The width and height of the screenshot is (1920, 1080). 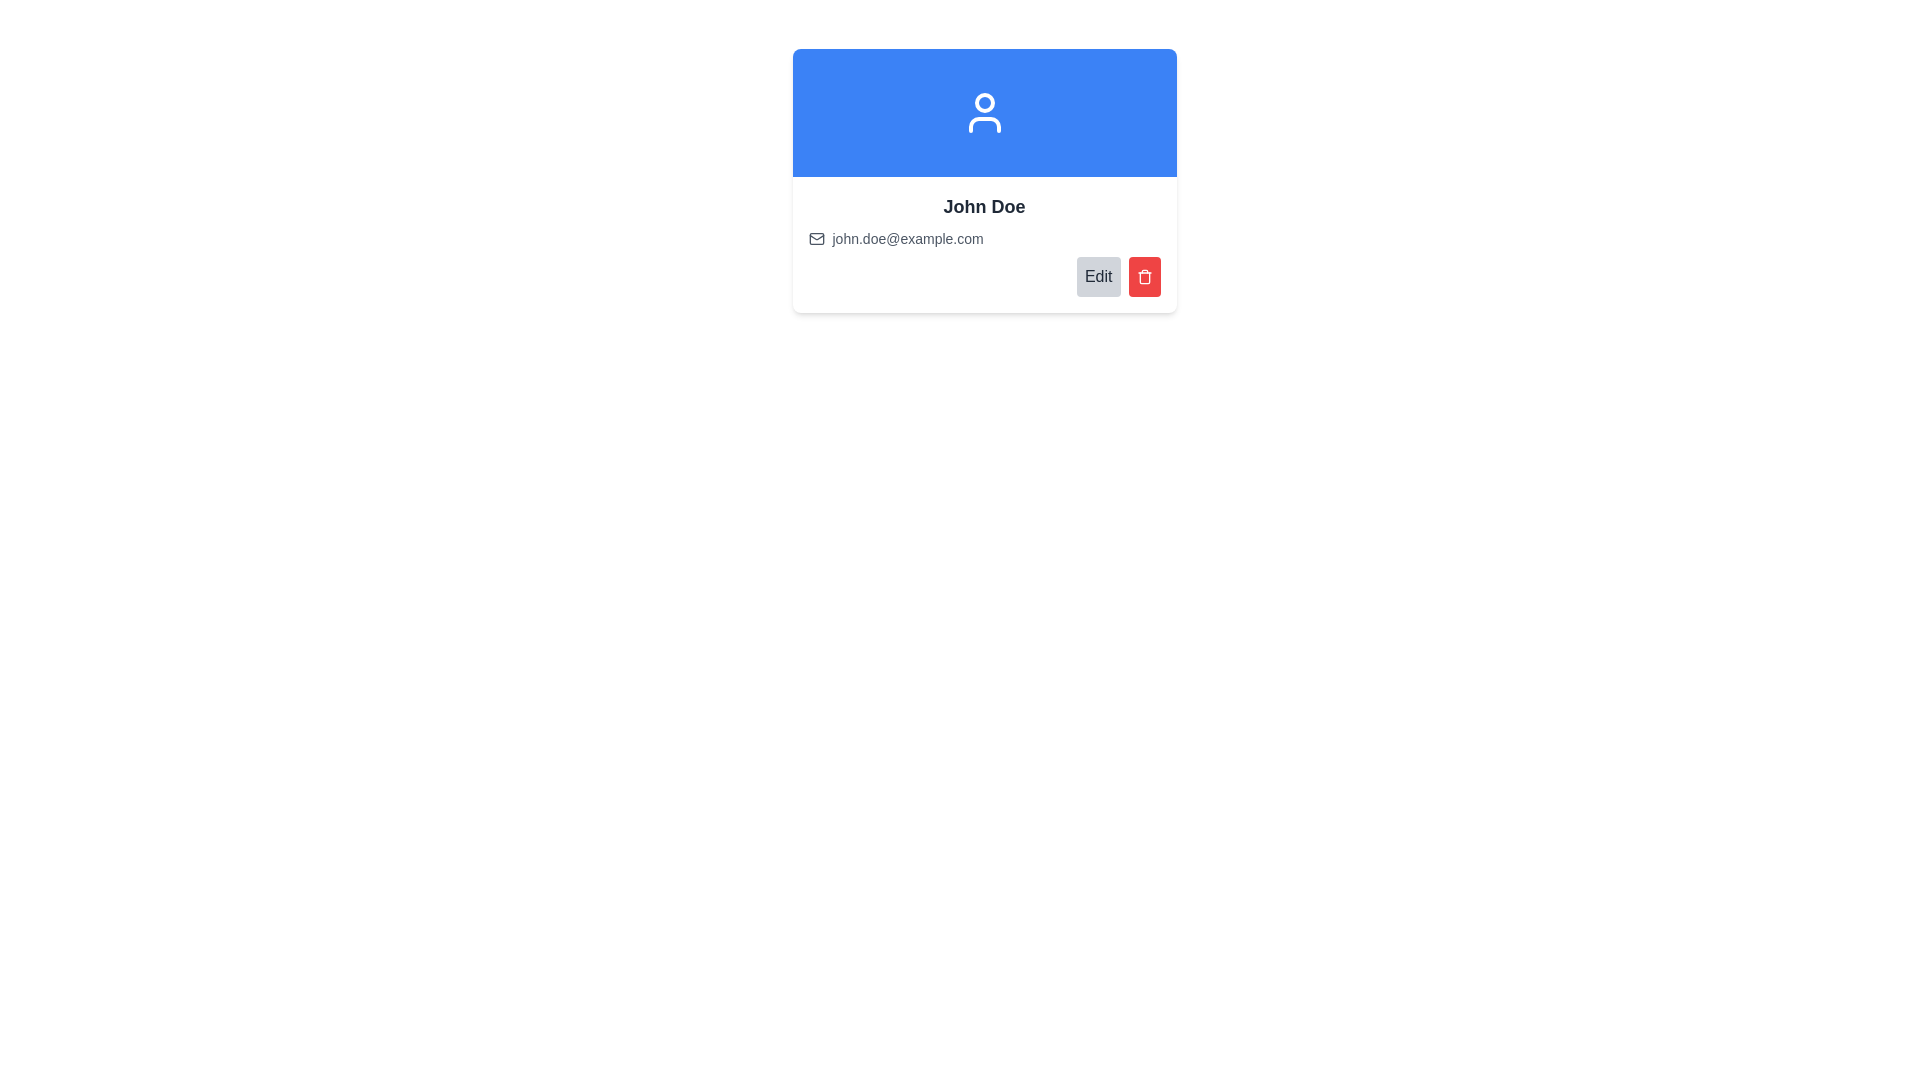 I want to click on the rectangular box area of the trash can icon, which is part of the SVG component located in the bottom right corner of the user card interface, so click(x=1144, y=278).